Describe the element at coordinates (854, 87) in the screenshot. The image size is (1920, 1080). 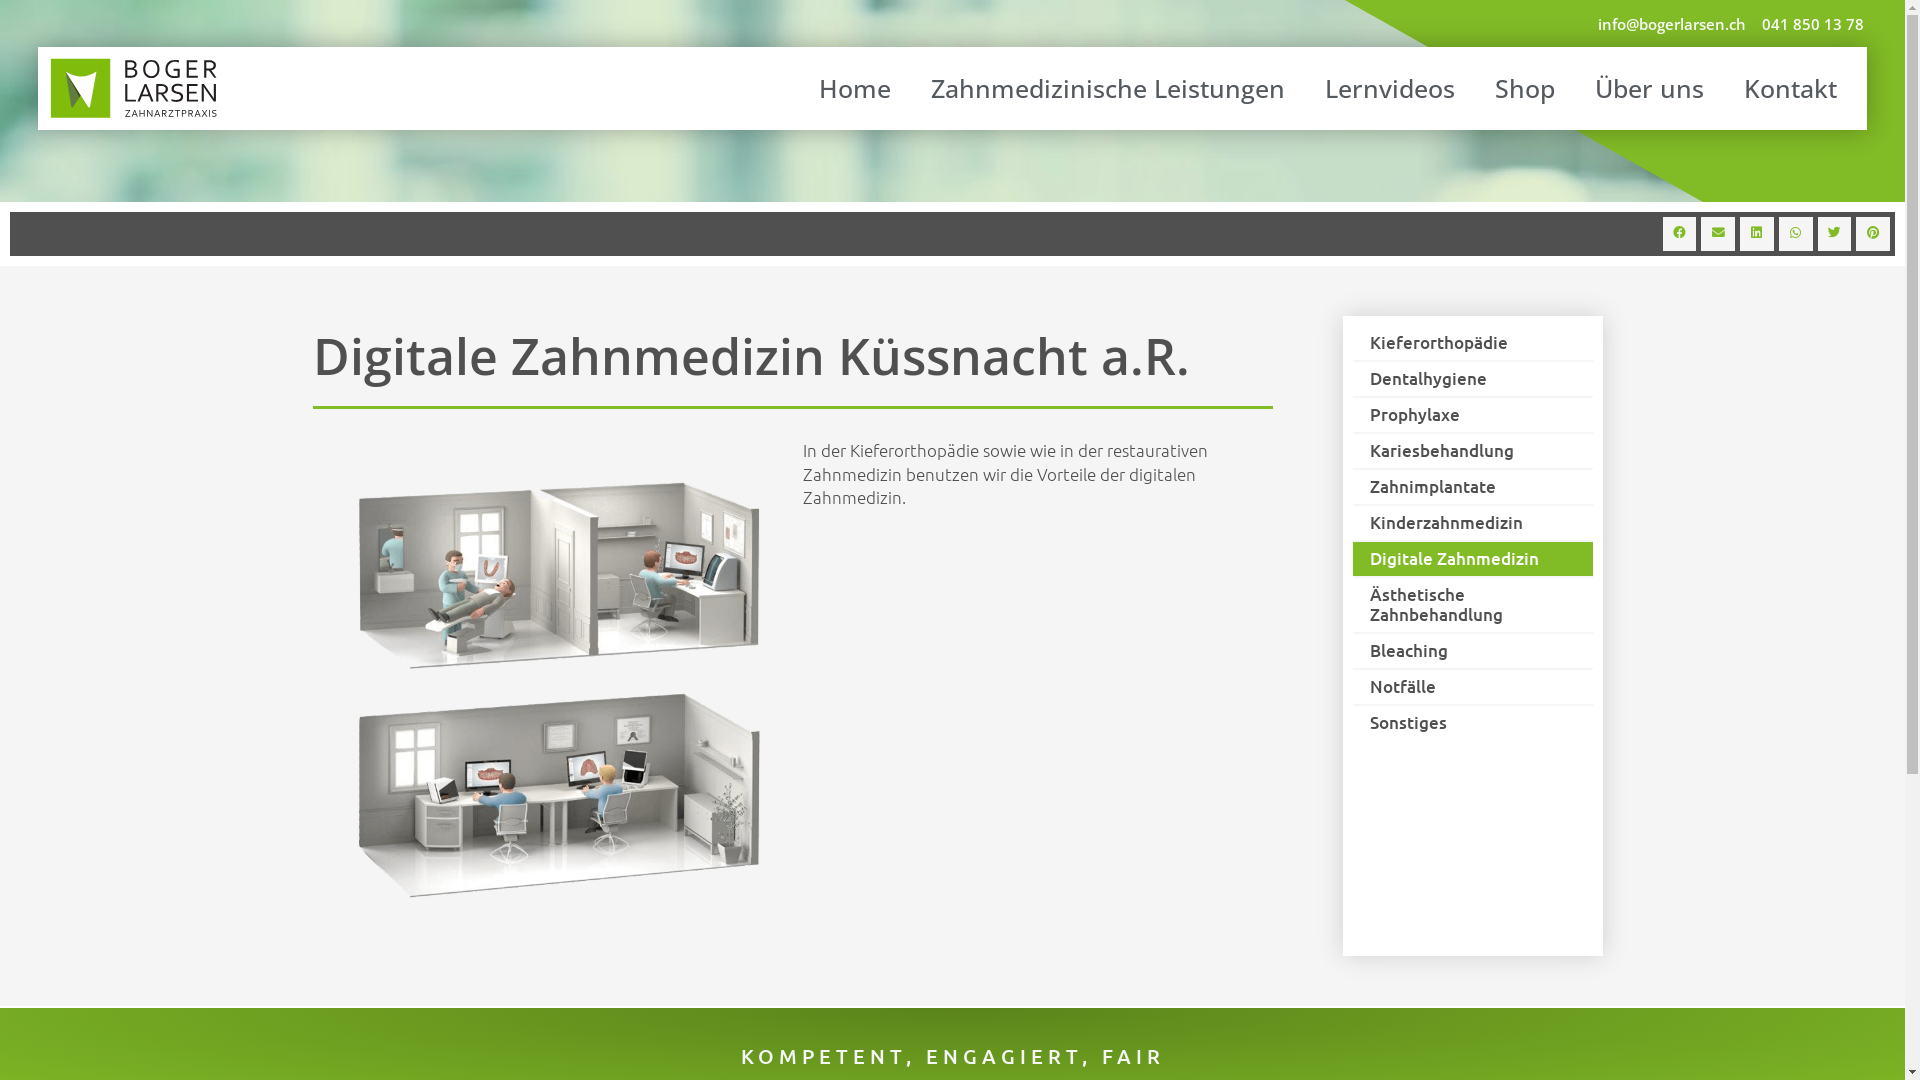
I see `'Home'` at that location.